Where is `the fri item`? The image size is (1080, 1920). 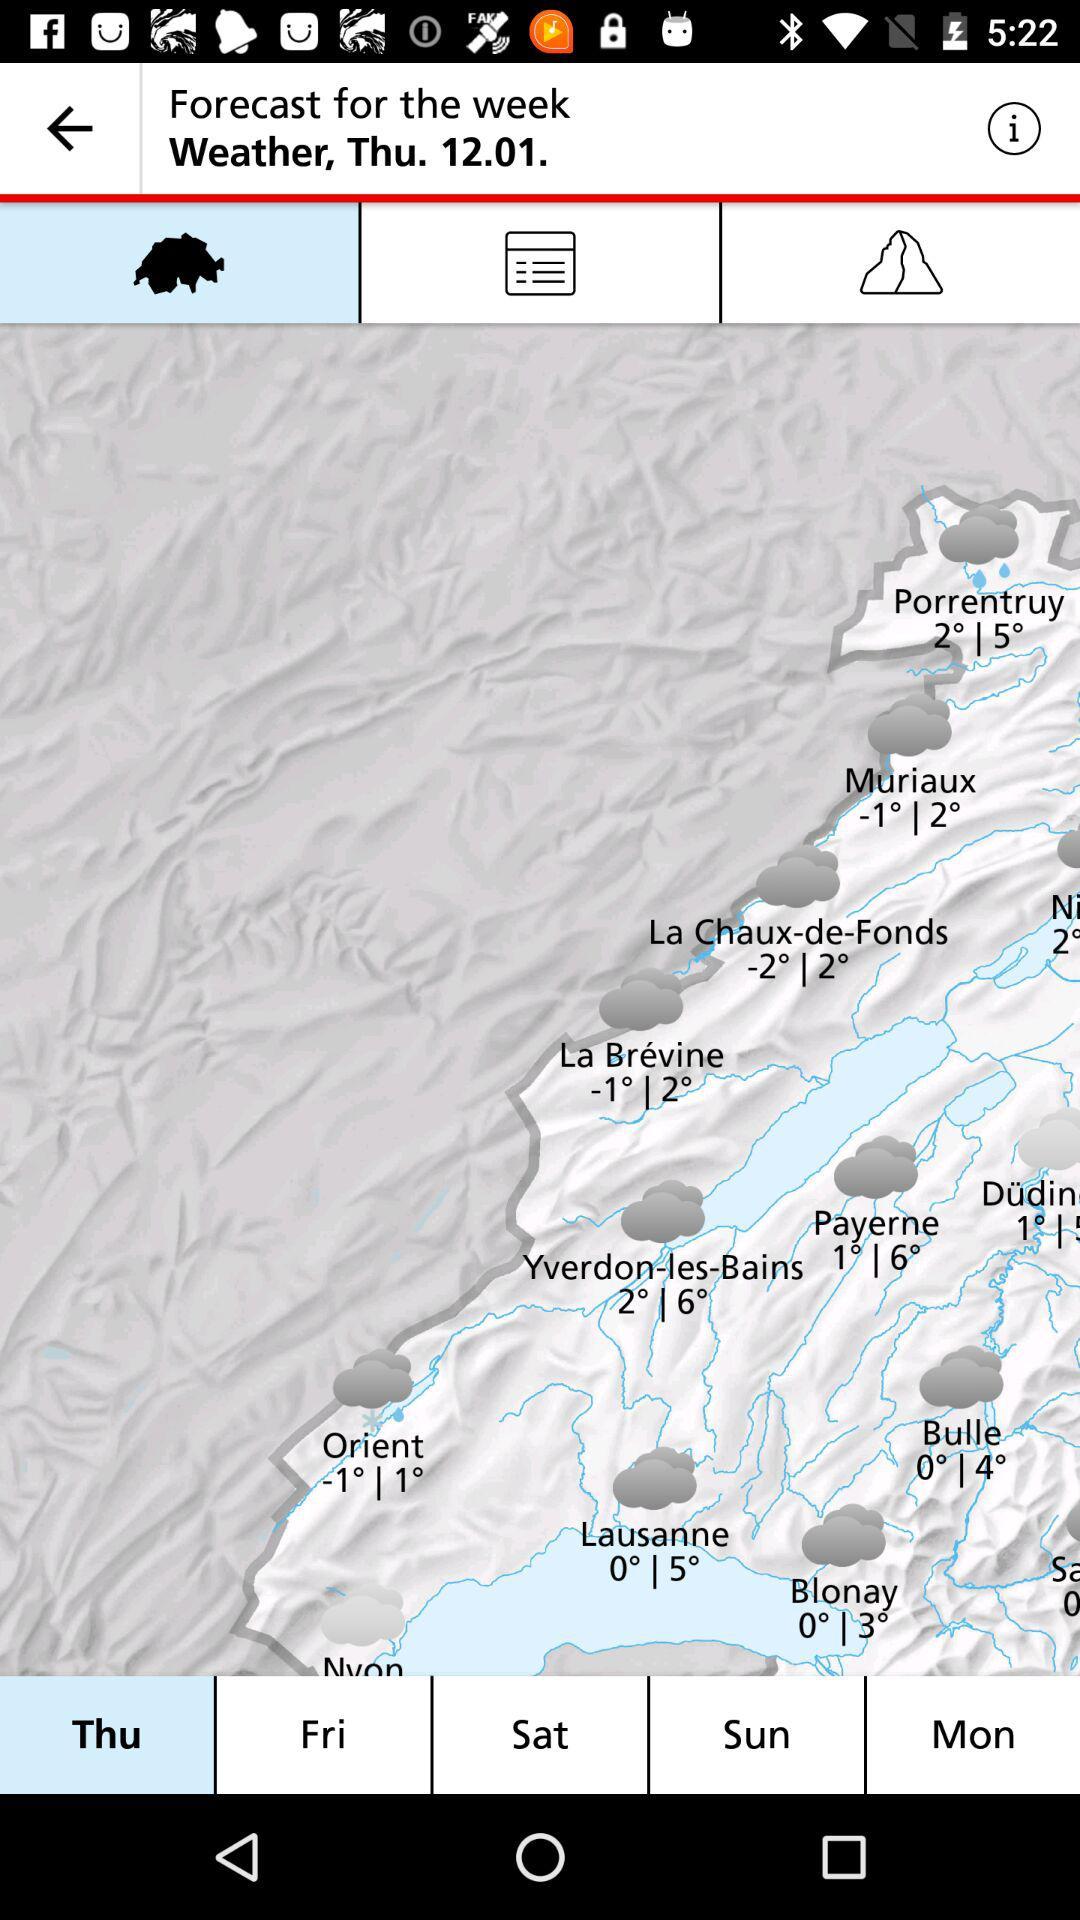 the fri item is located at coordinates (322, 1734).